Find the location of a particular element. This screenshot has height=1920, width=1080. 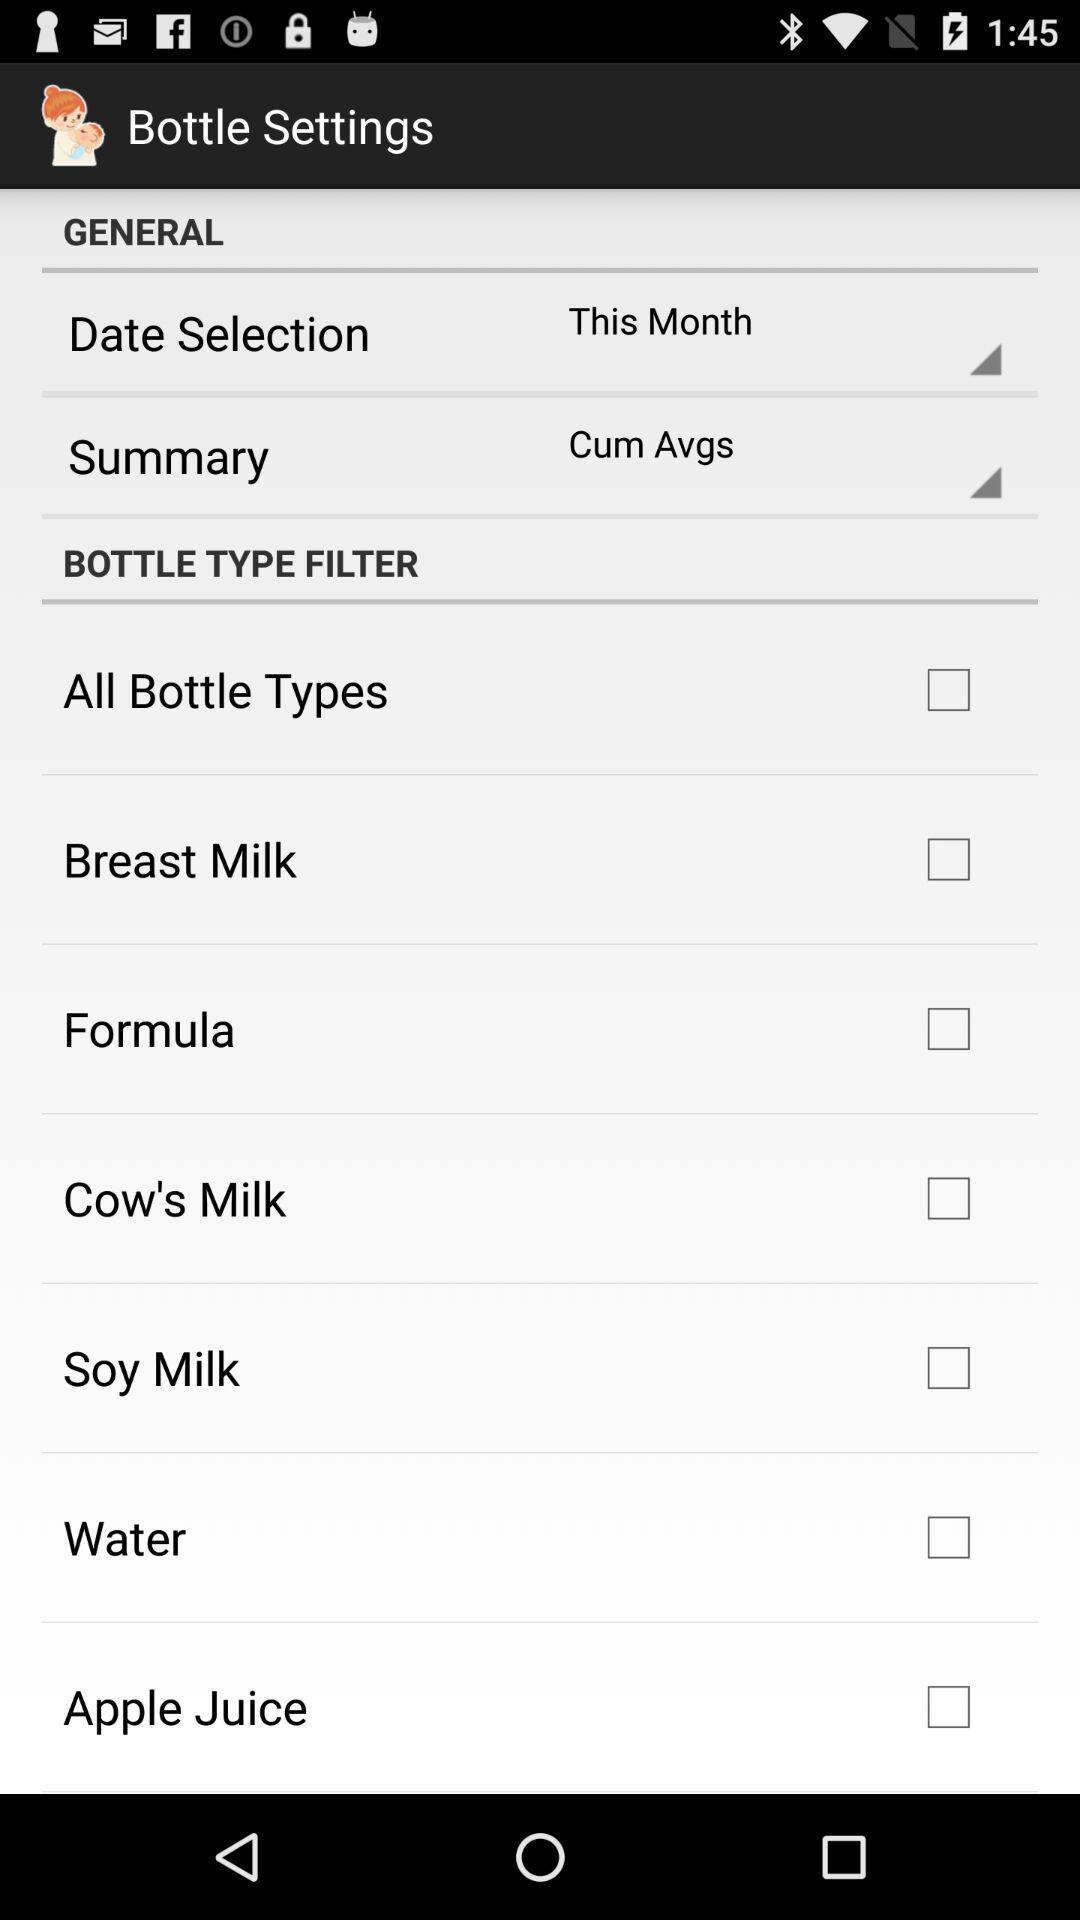

the app below the formula icon is located at coordinates (173, 1198).